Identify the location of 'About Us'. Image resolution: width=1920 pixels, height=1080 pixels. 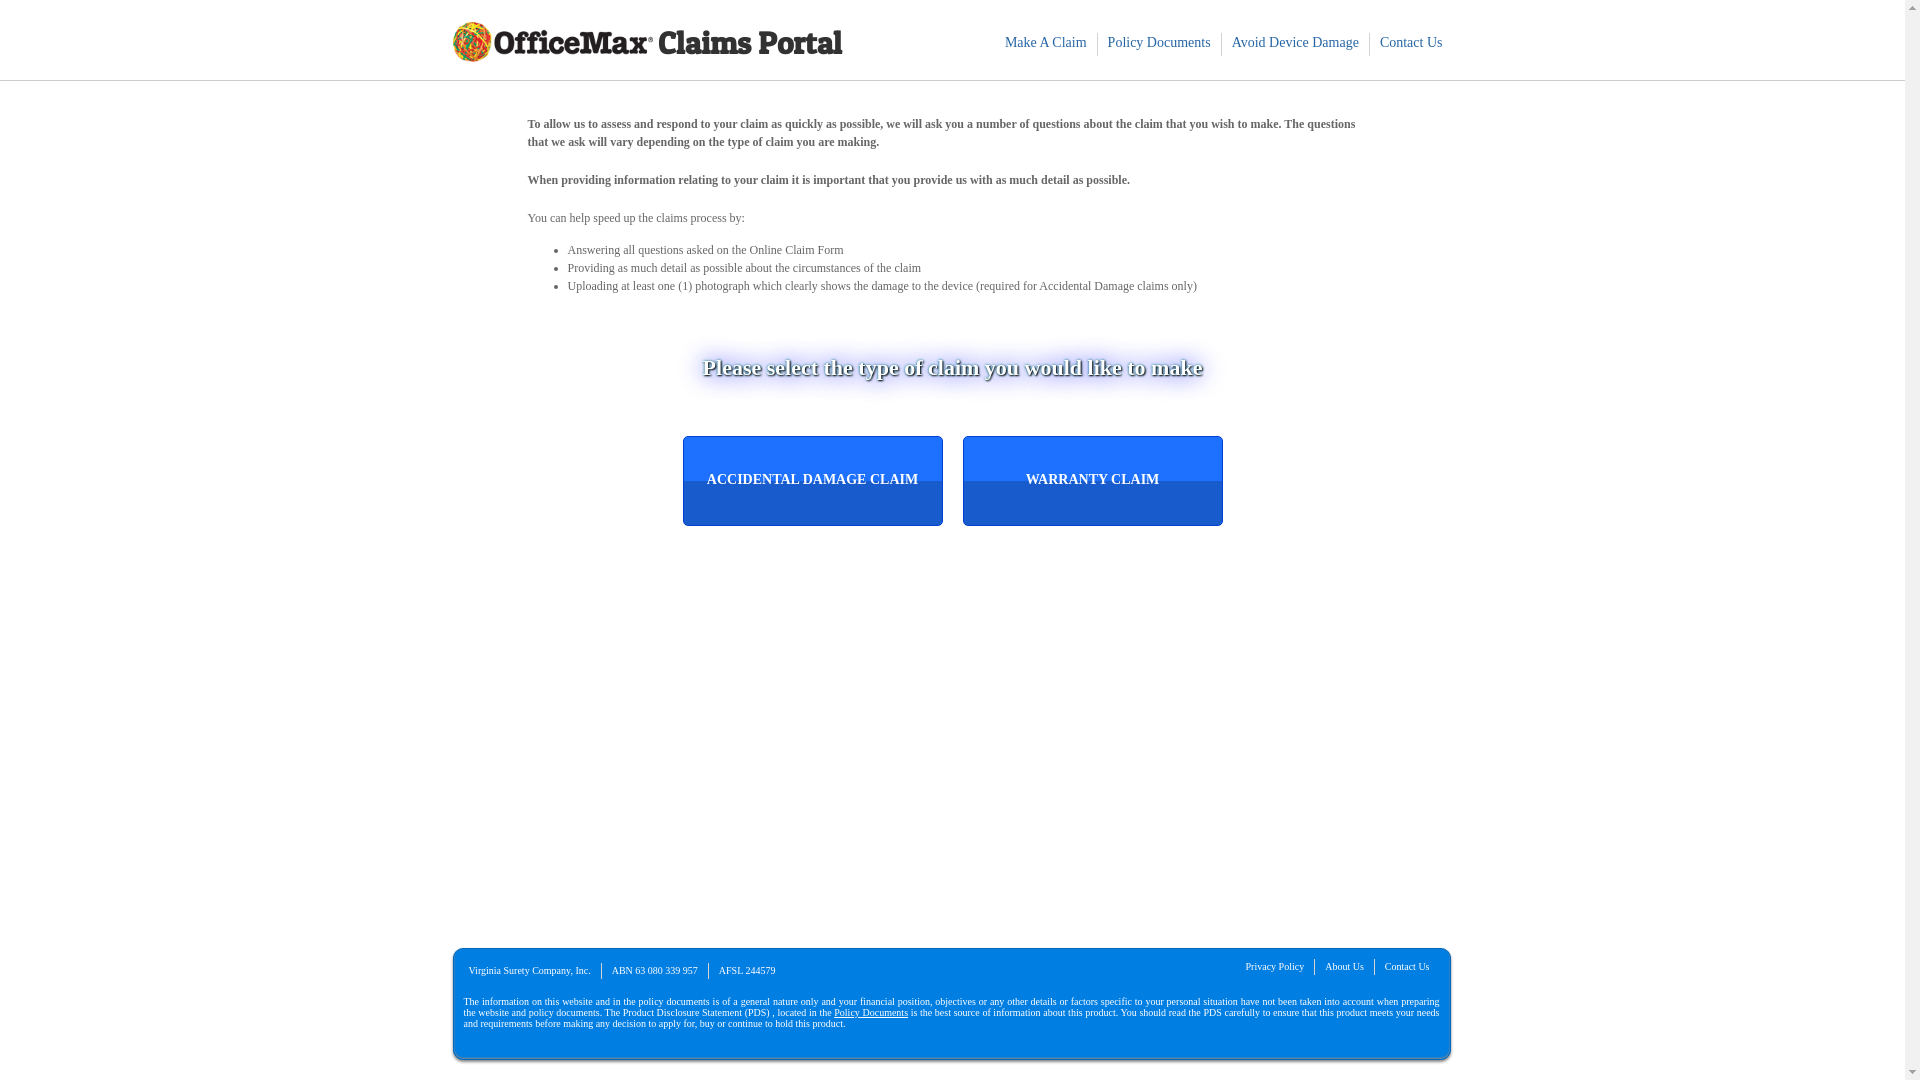
(1344, 965).